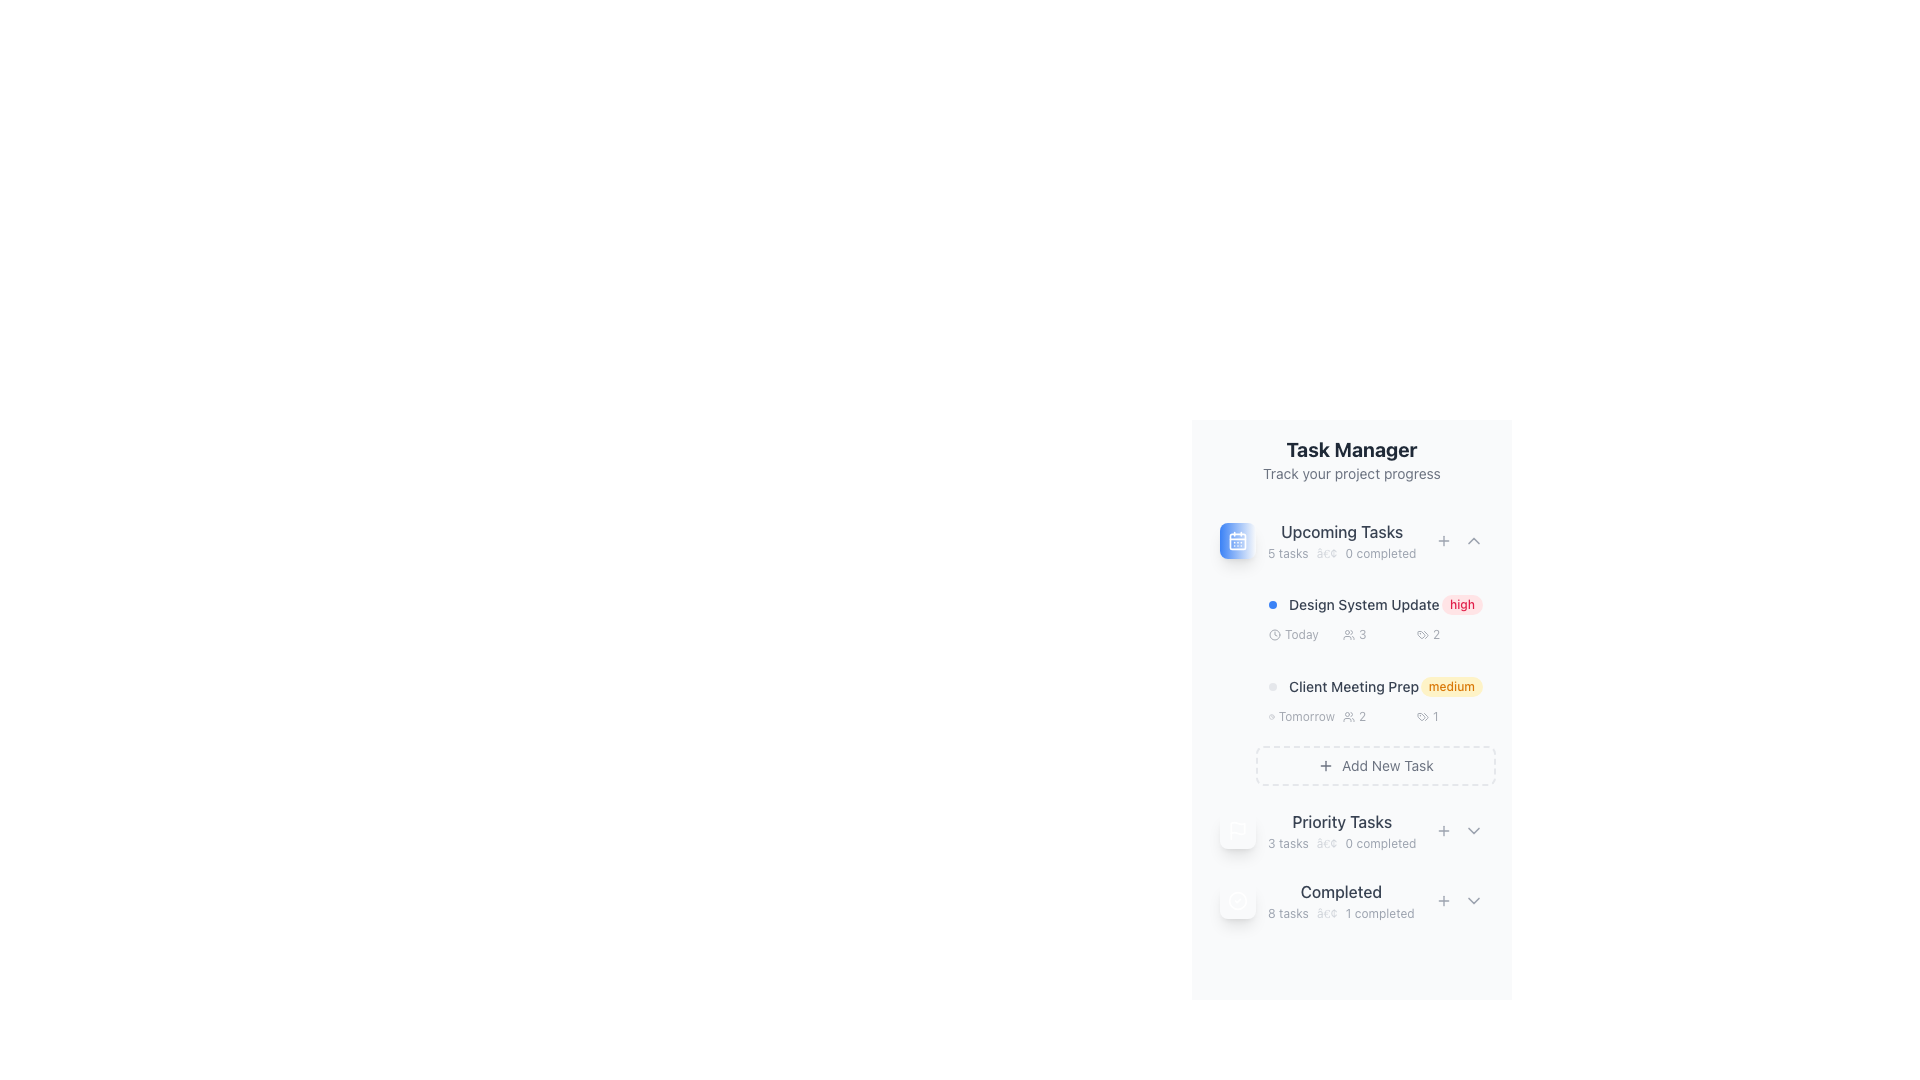  What do you see at coordinates (1288, 914) in the screenshot?
I see `the text label displaying '8 tasks' in gray color located in the 'Completed' tasks section under the 'Priority Tasks' header` at bounding box center [1288, 914].